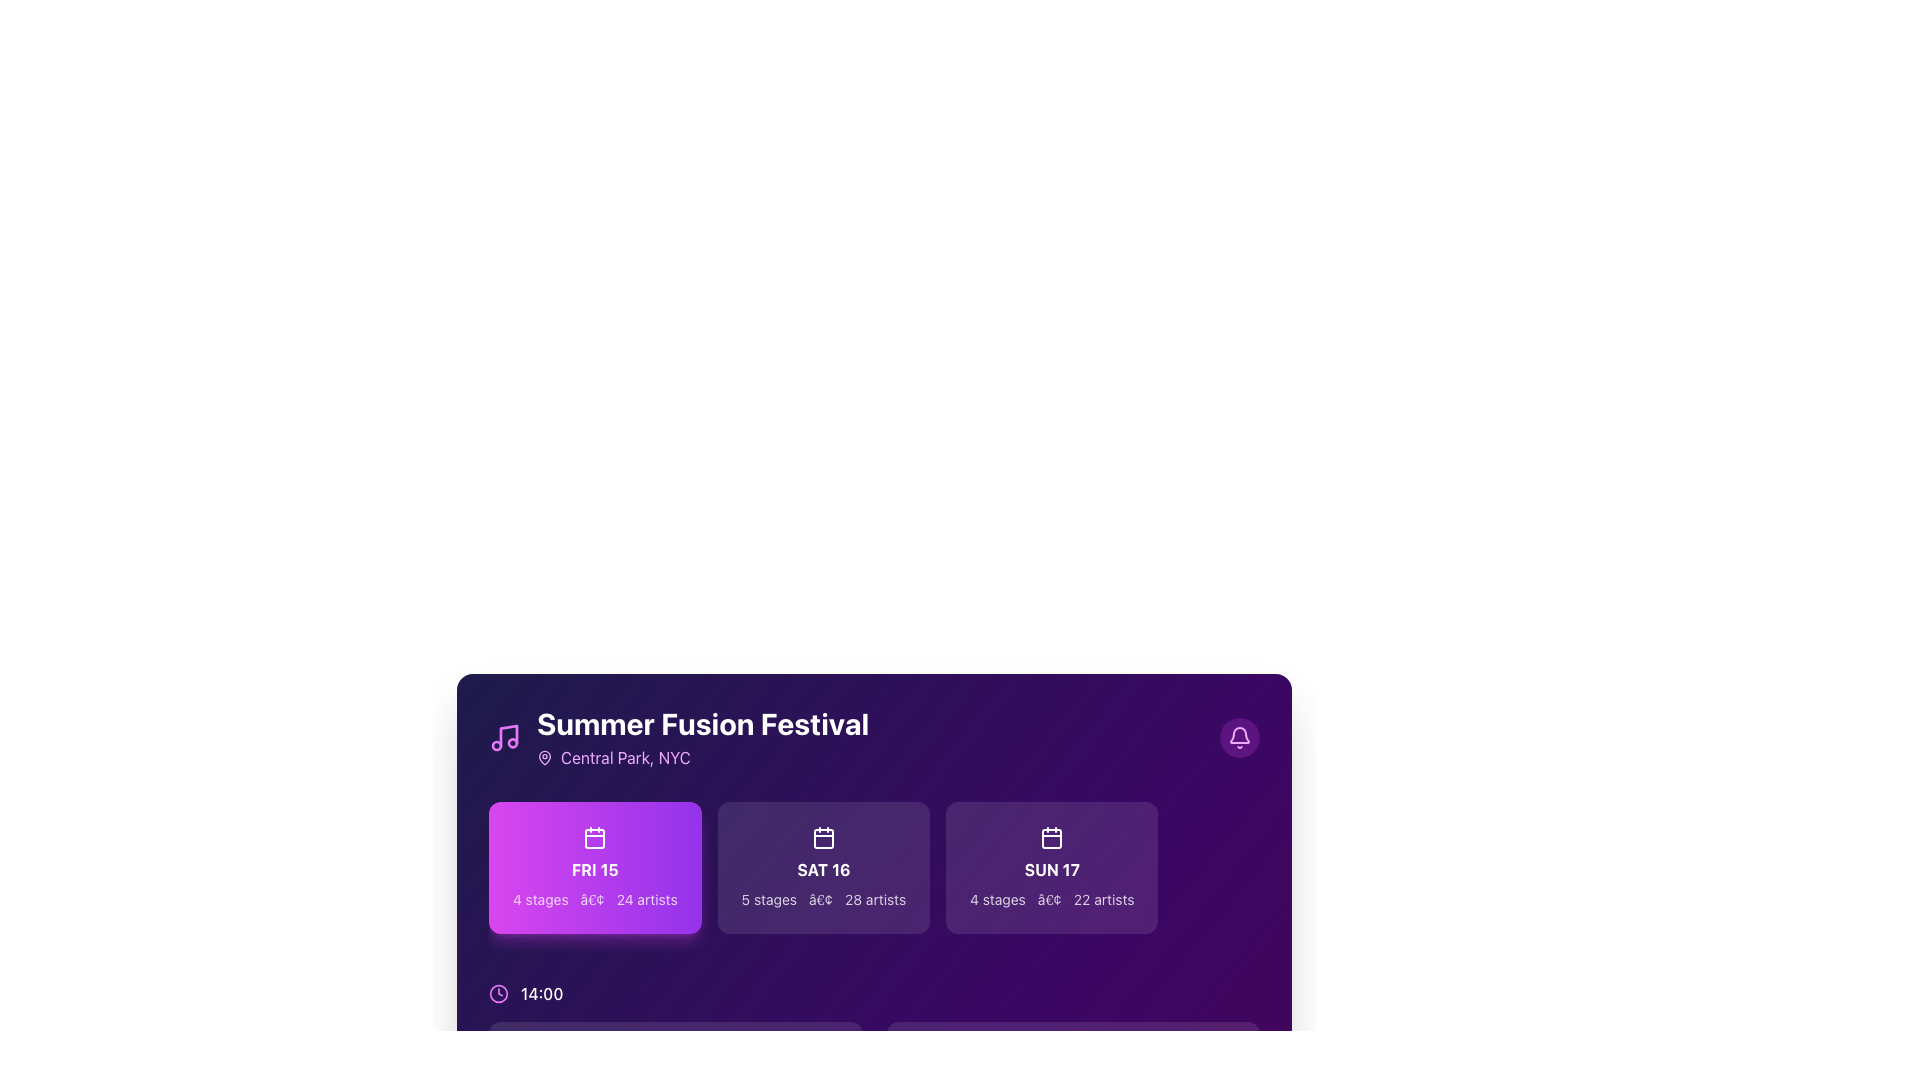 Image resolution: width=1920 pixels, height=1080 pixels. Describe the element at coordinates (594, 898) in the screenshot. I see `information displayed in the text label located at the lower center of the 'FRI 15' event card, which provides details about the number of stages and artists involved` at that location.